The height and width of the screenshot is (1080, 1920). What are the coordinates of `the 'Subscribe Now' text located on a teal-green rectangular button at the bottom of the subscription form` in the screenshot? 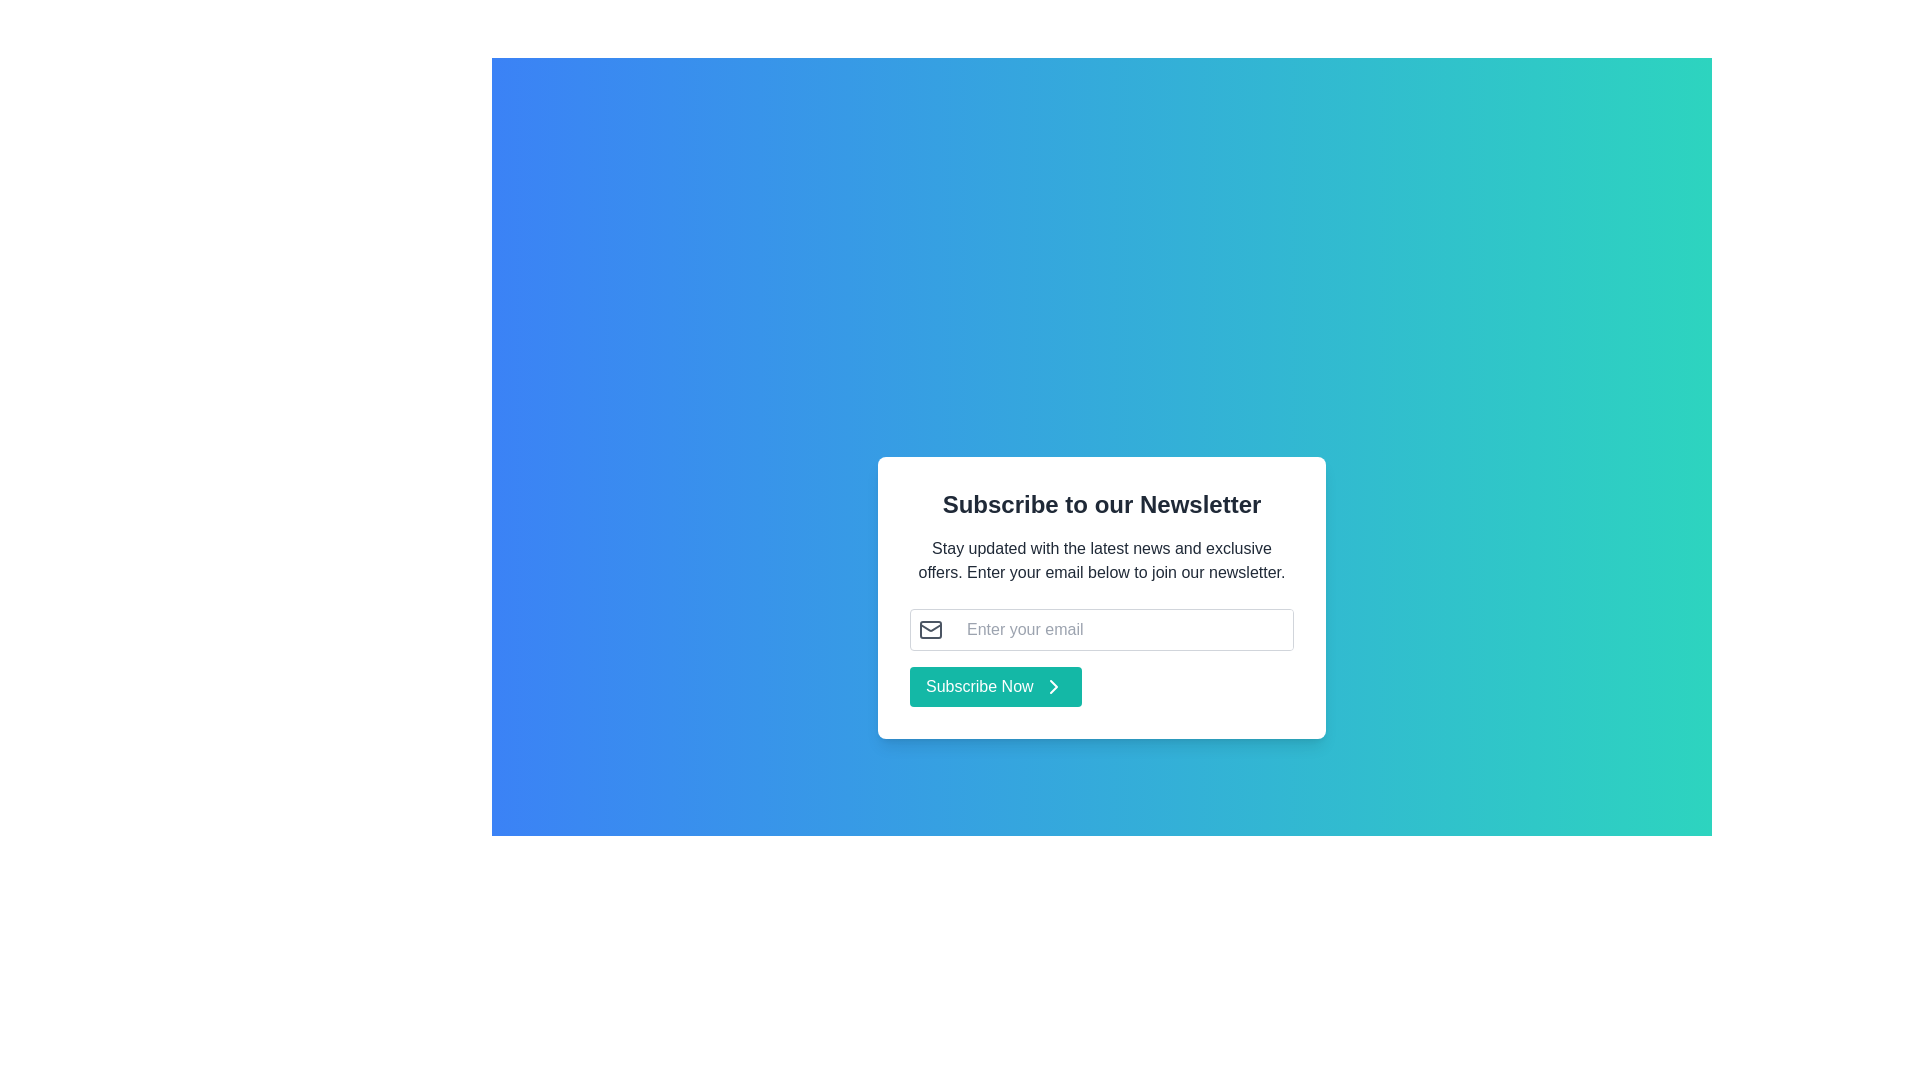 It's located at (979, 685).